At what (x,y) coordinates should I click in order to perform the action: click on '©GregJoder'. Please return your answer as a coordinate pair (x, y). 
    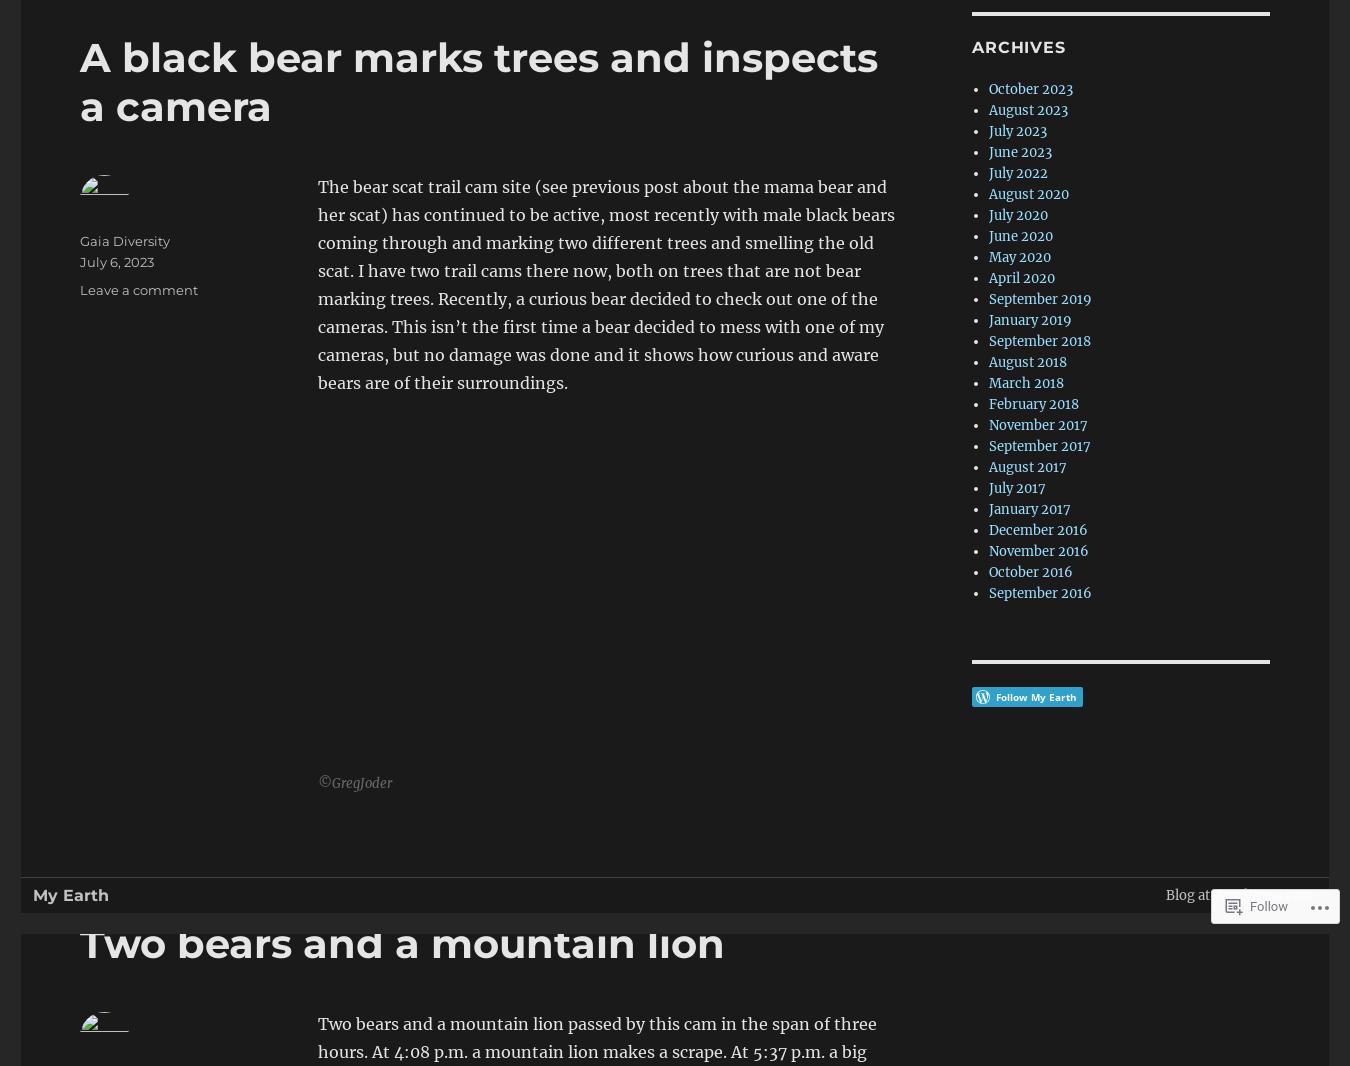
    Looking at the image, I should click on (355, 782).